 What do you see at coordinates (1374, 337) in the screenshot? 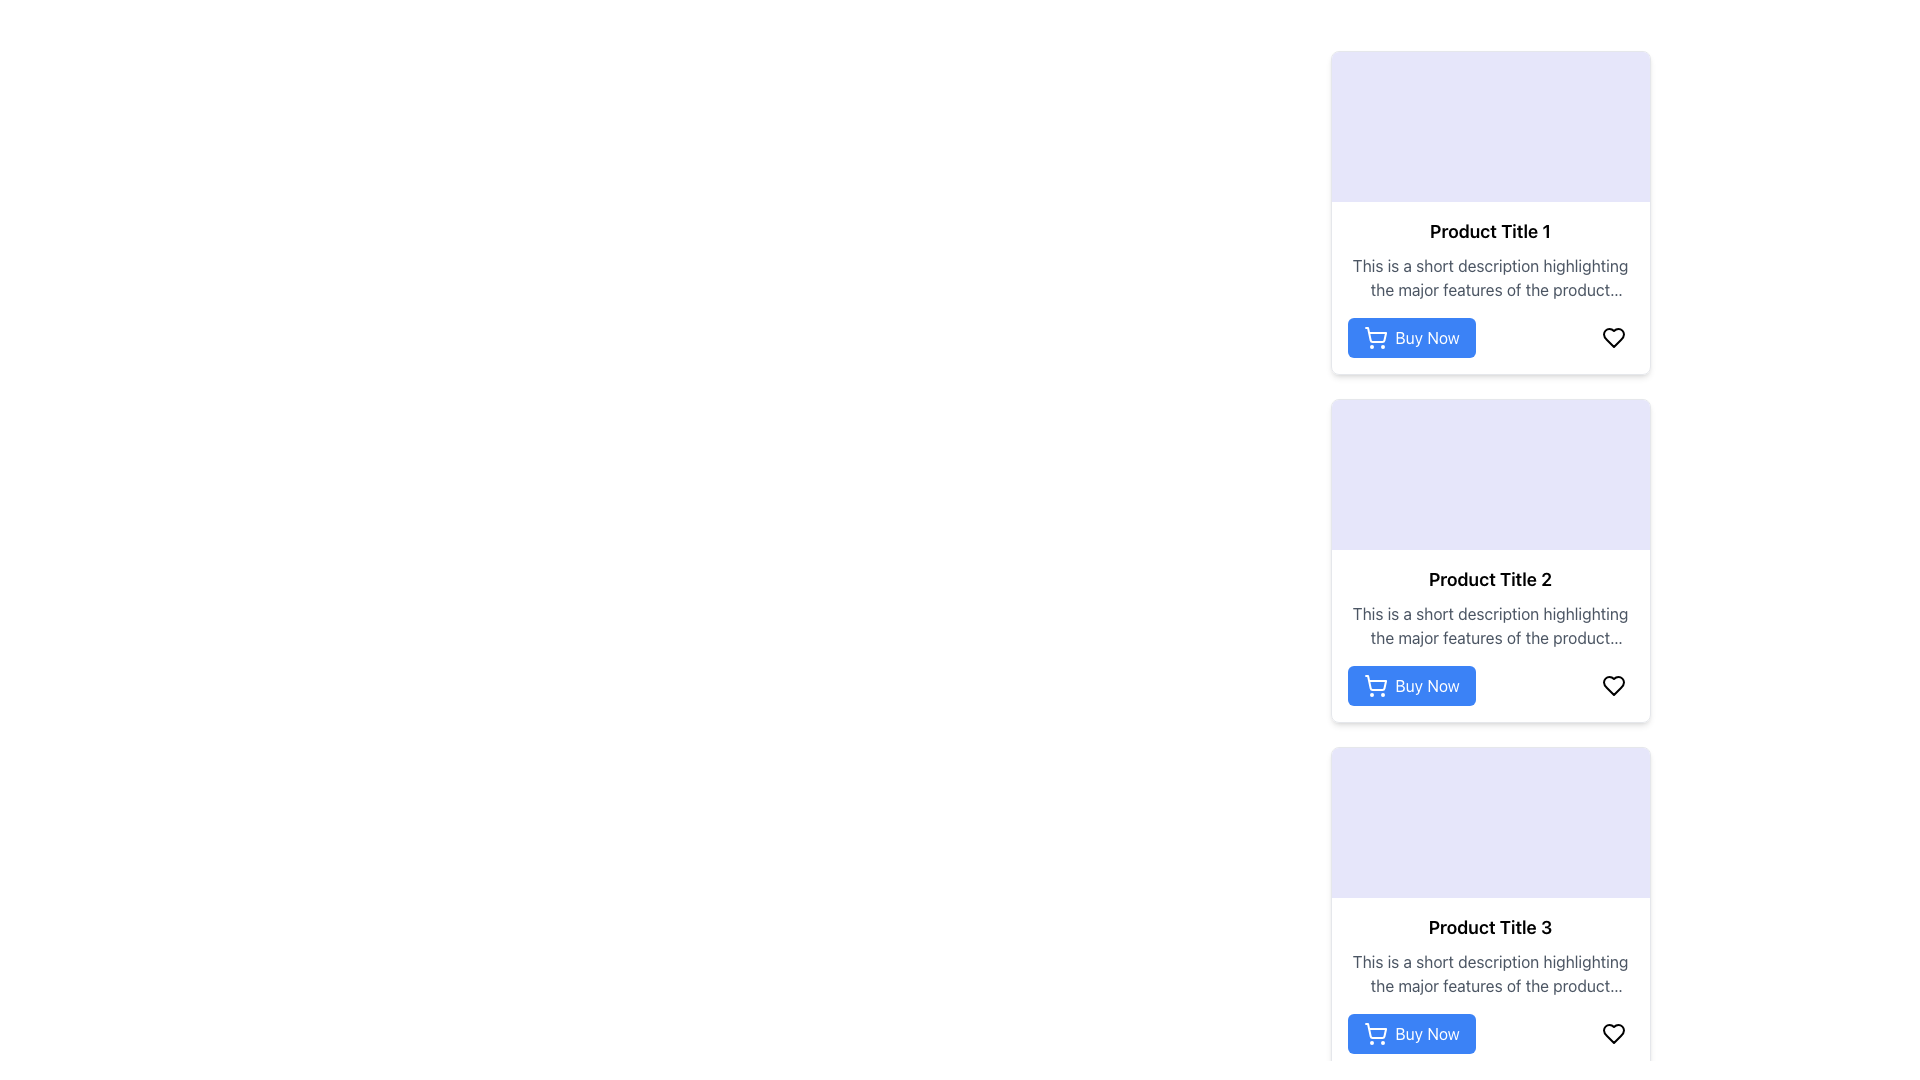
I see `the 'Buy Now' button which contains a shopping cart icon positioned to the left of the text` at bounding box center [1374, 337].